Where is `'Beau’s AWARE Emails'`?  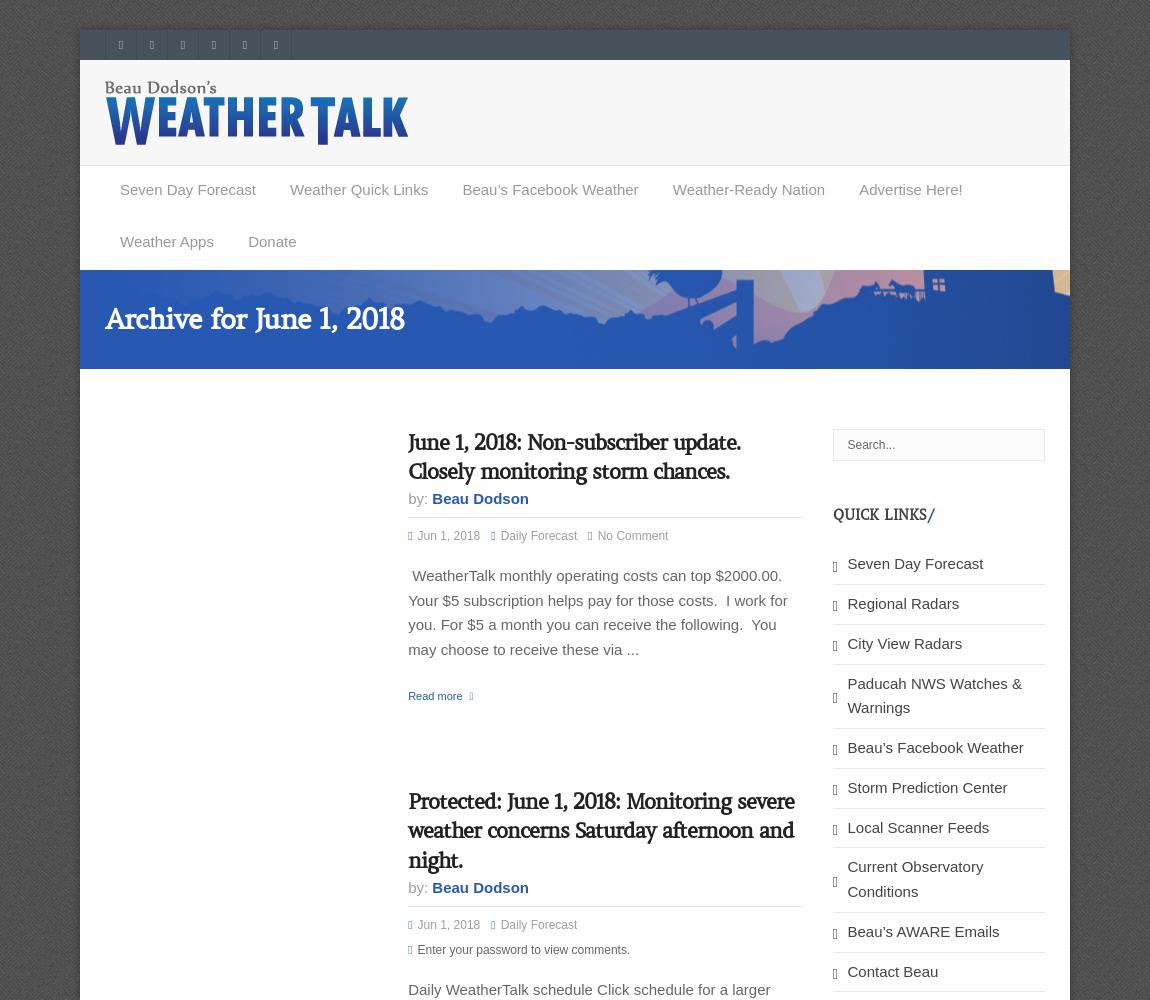
'Beau’s AWARE Emails' is located at coordinates (922, 930).